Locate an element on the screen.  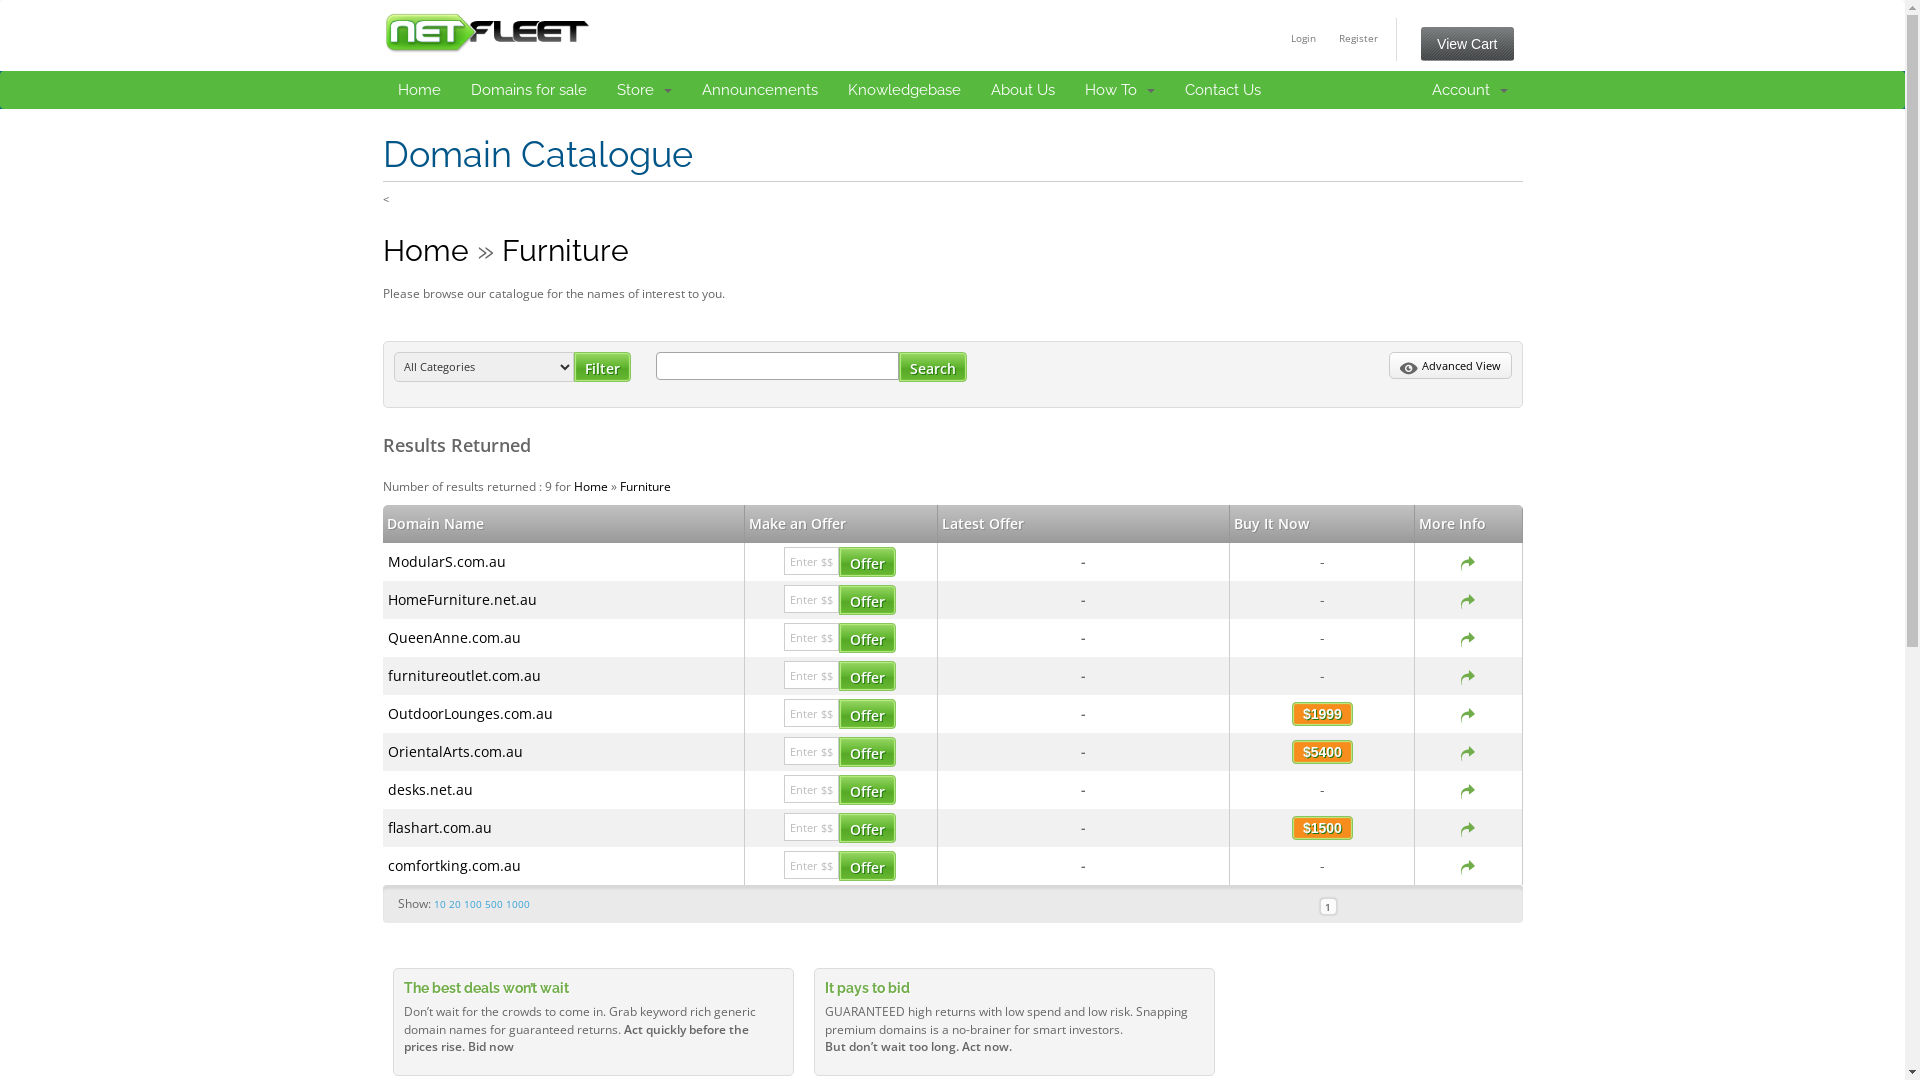
'Offer' is located at coordinates (839, 865).